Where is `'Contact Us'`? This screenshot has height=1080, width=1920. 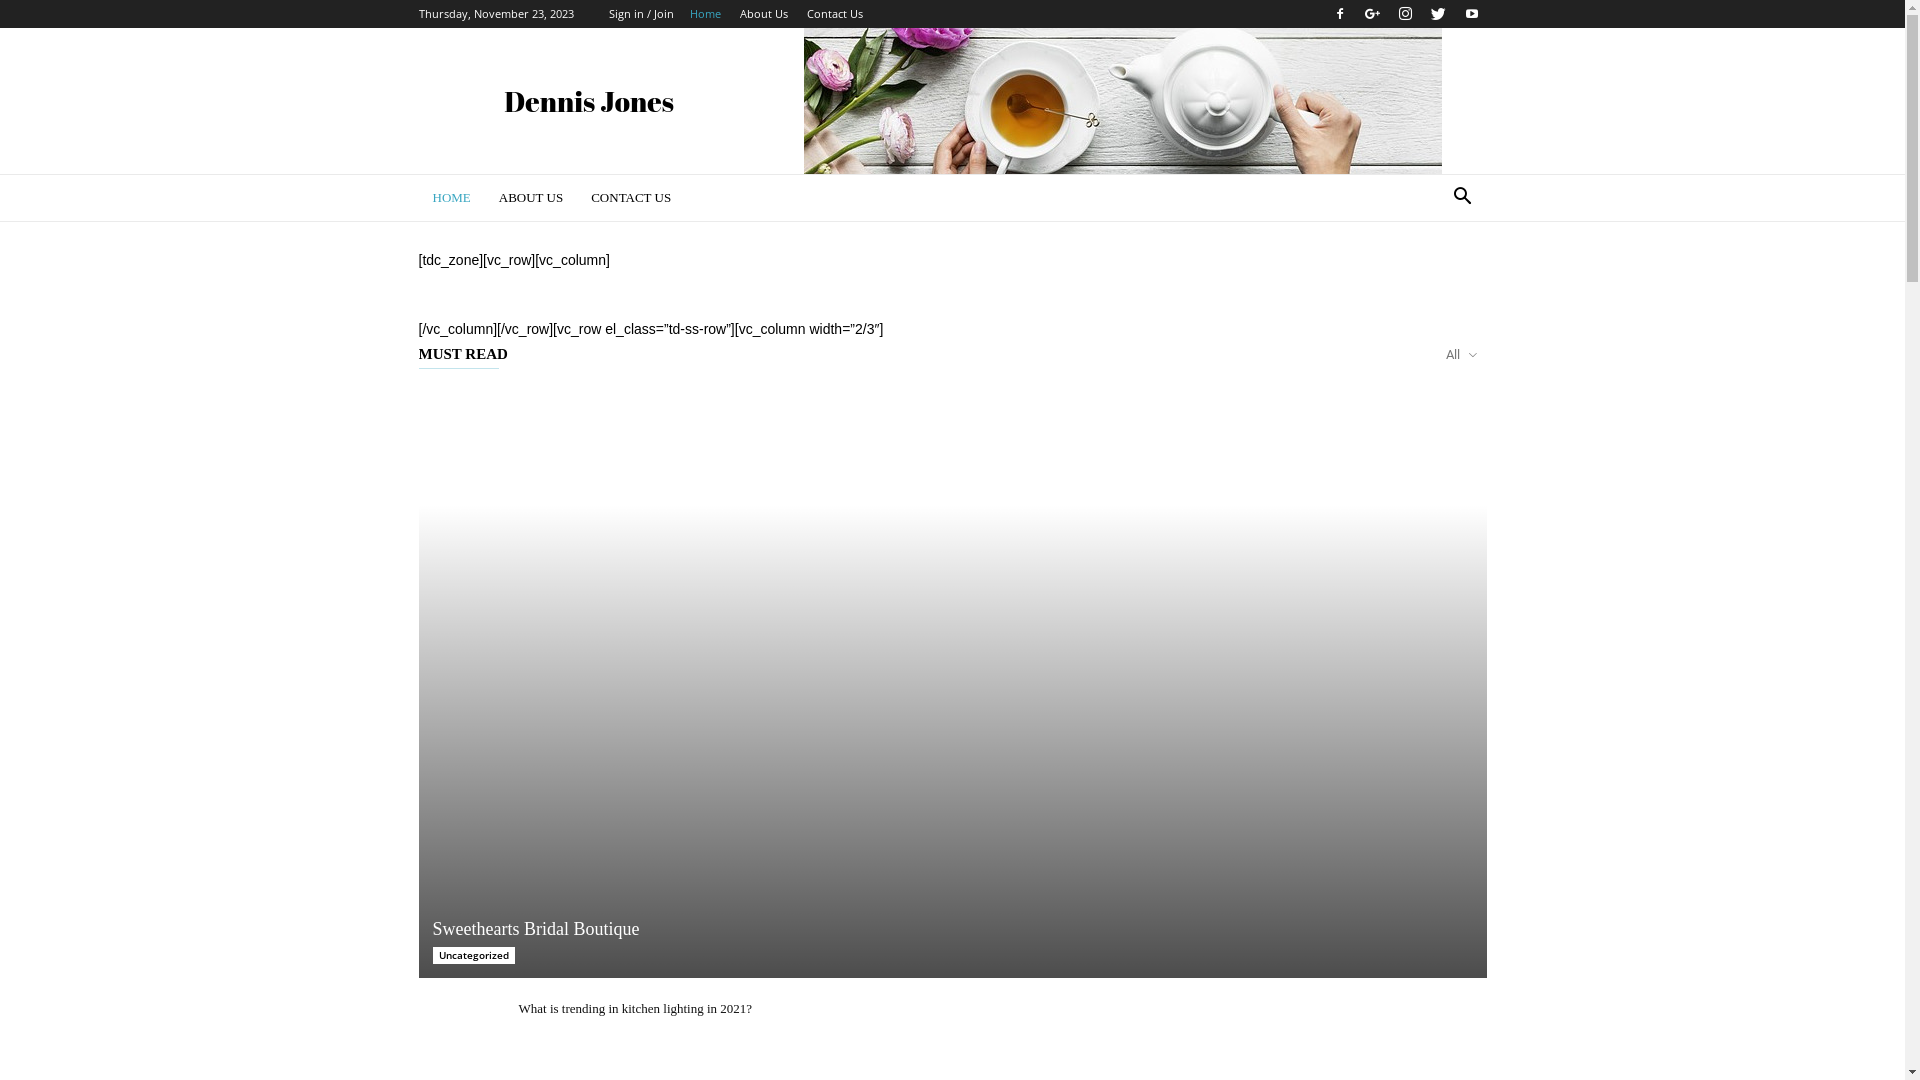 'Contact Us' is located at coordinates (834, 13).